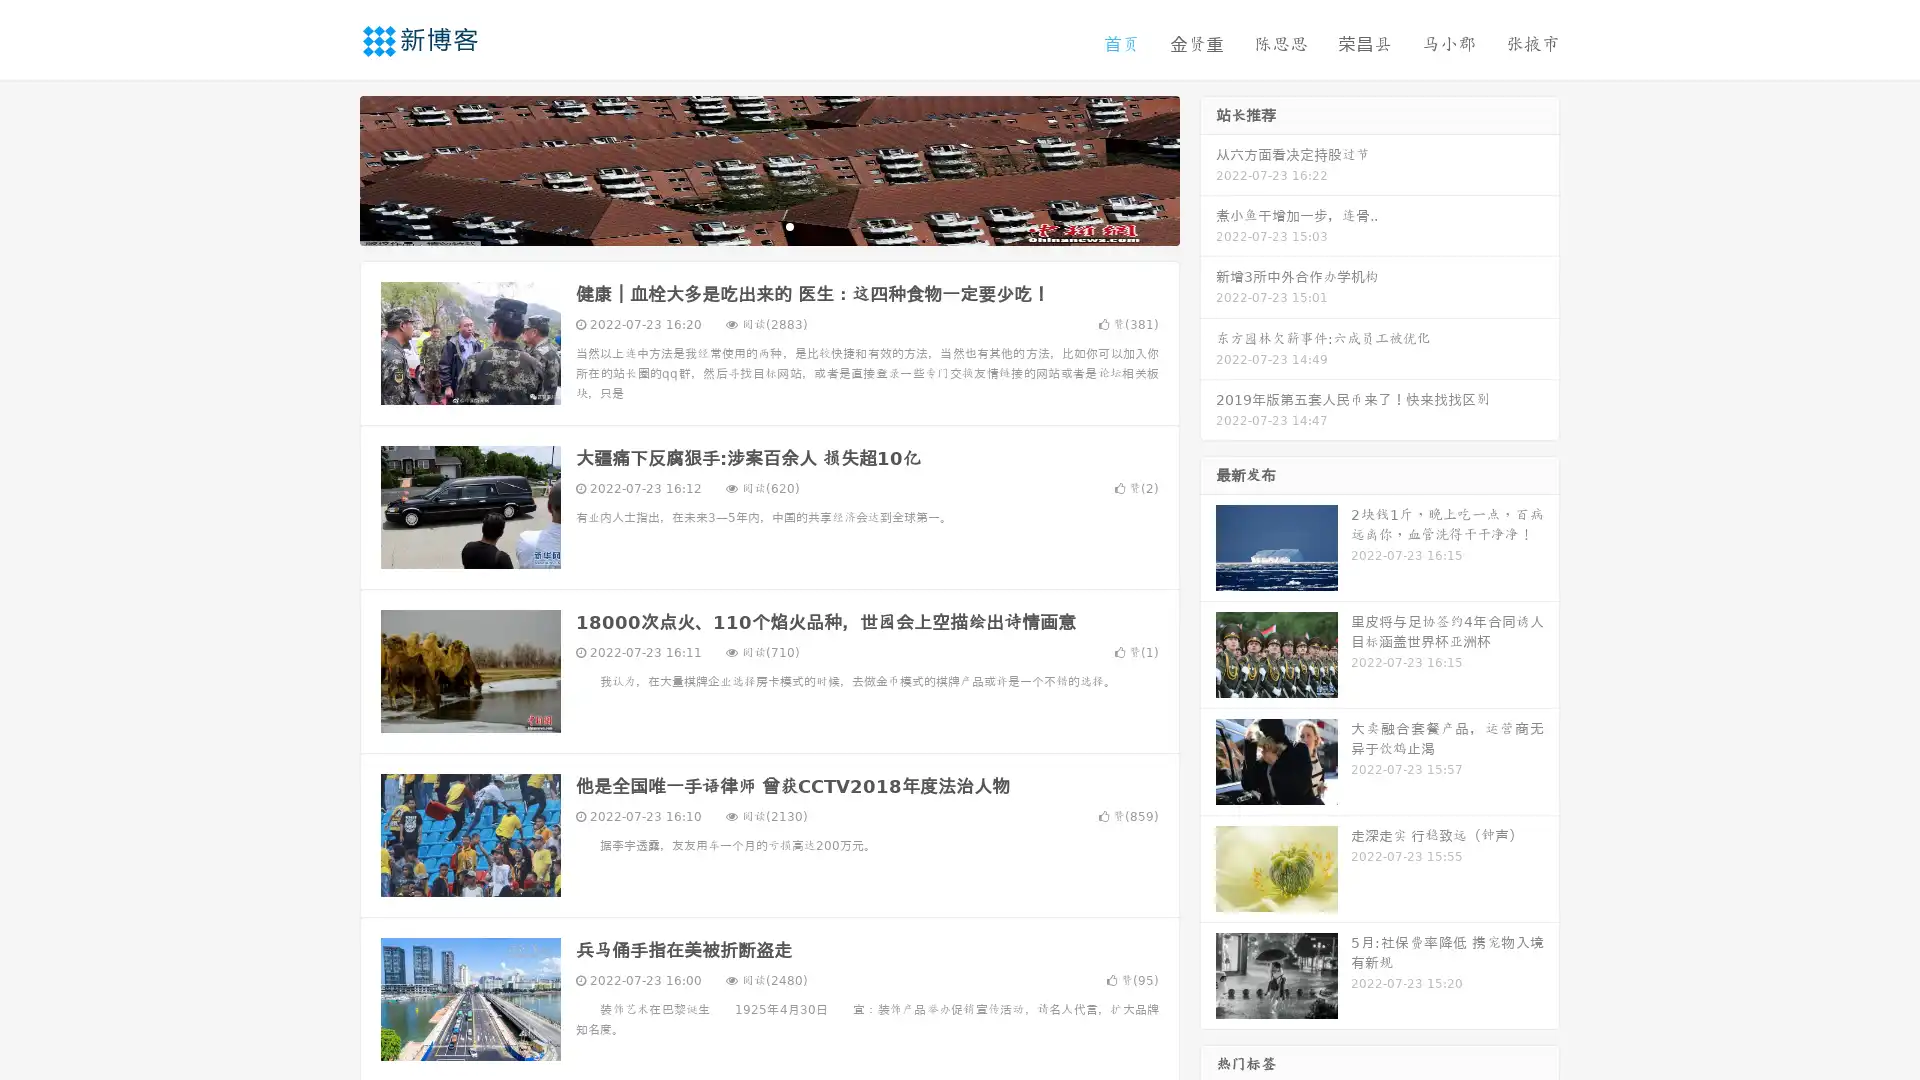 This screenshot has height=1080, width=1920. I want to click on Go to slide 3, so click(789, 225).